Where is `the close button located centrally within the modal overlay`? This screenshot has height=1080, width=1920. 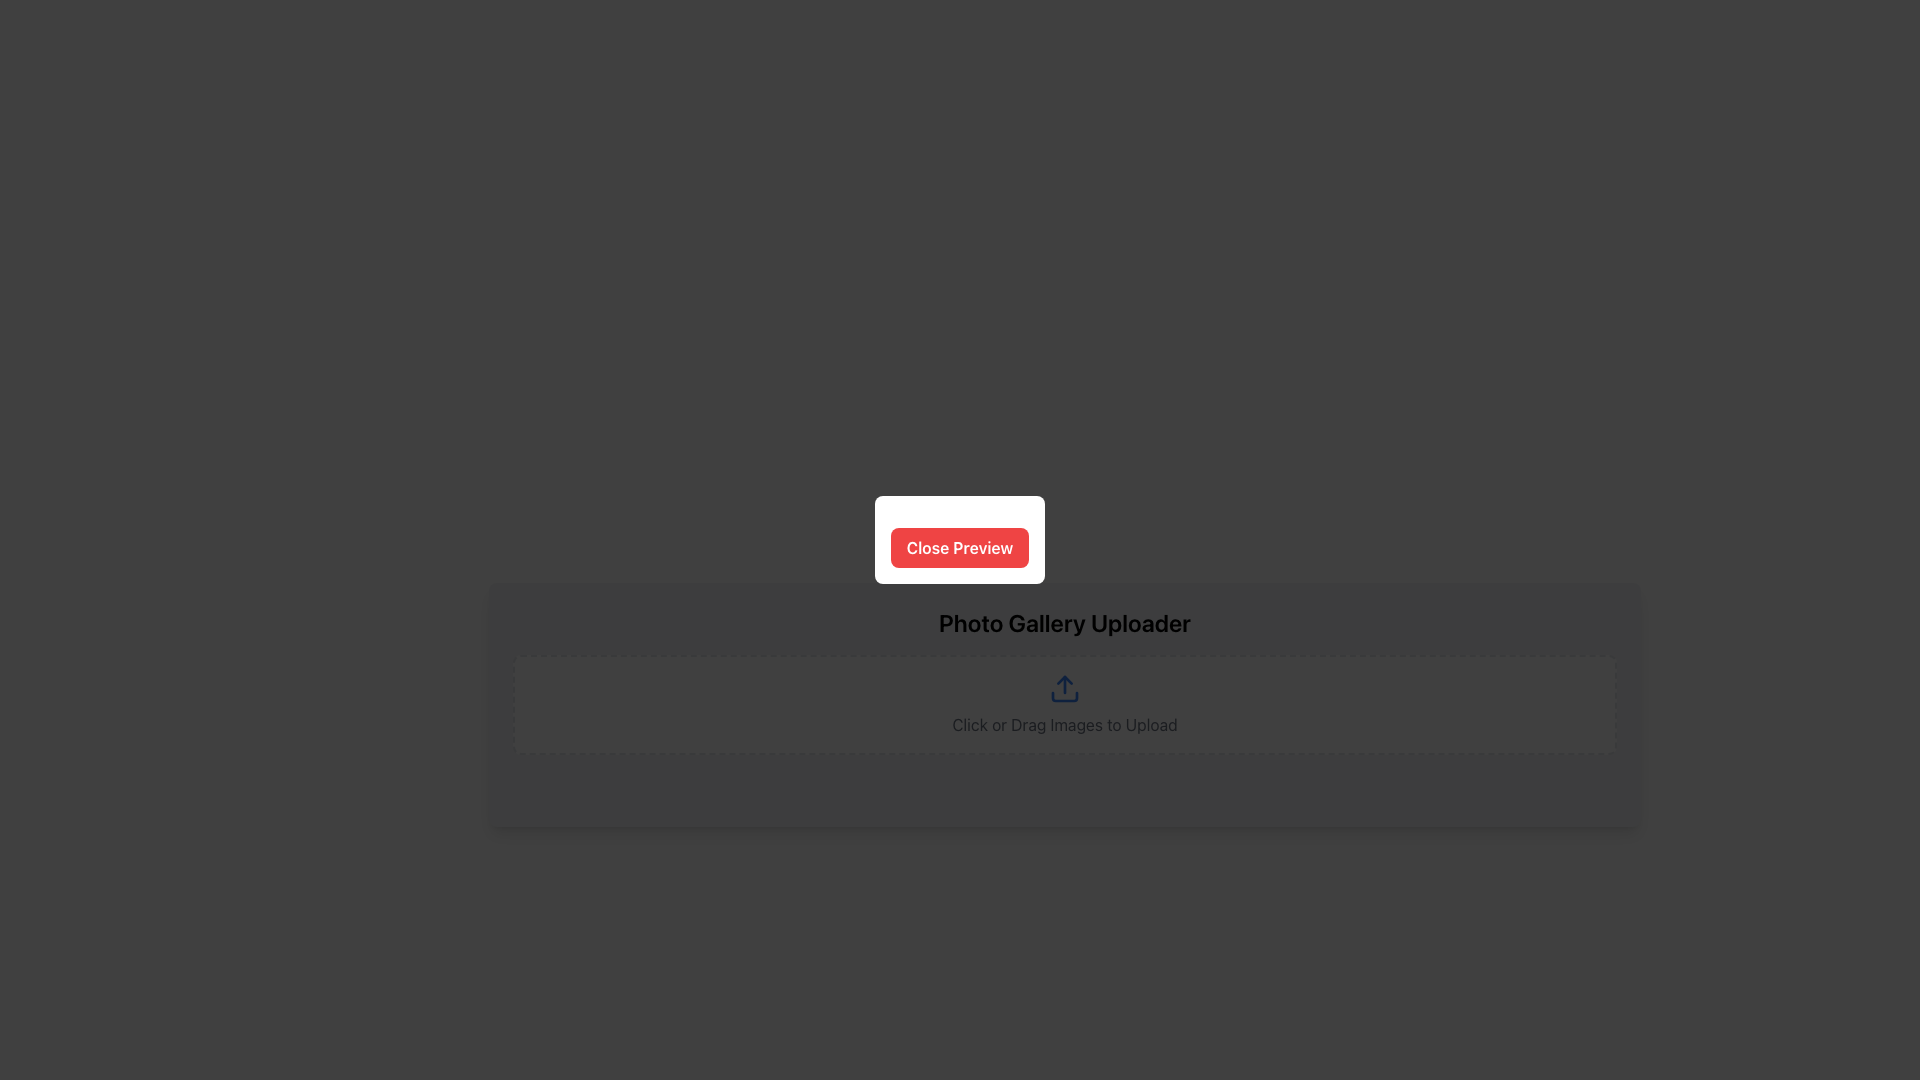 the close button located centrally within the modal overlay is located at coordinates (960, 540).